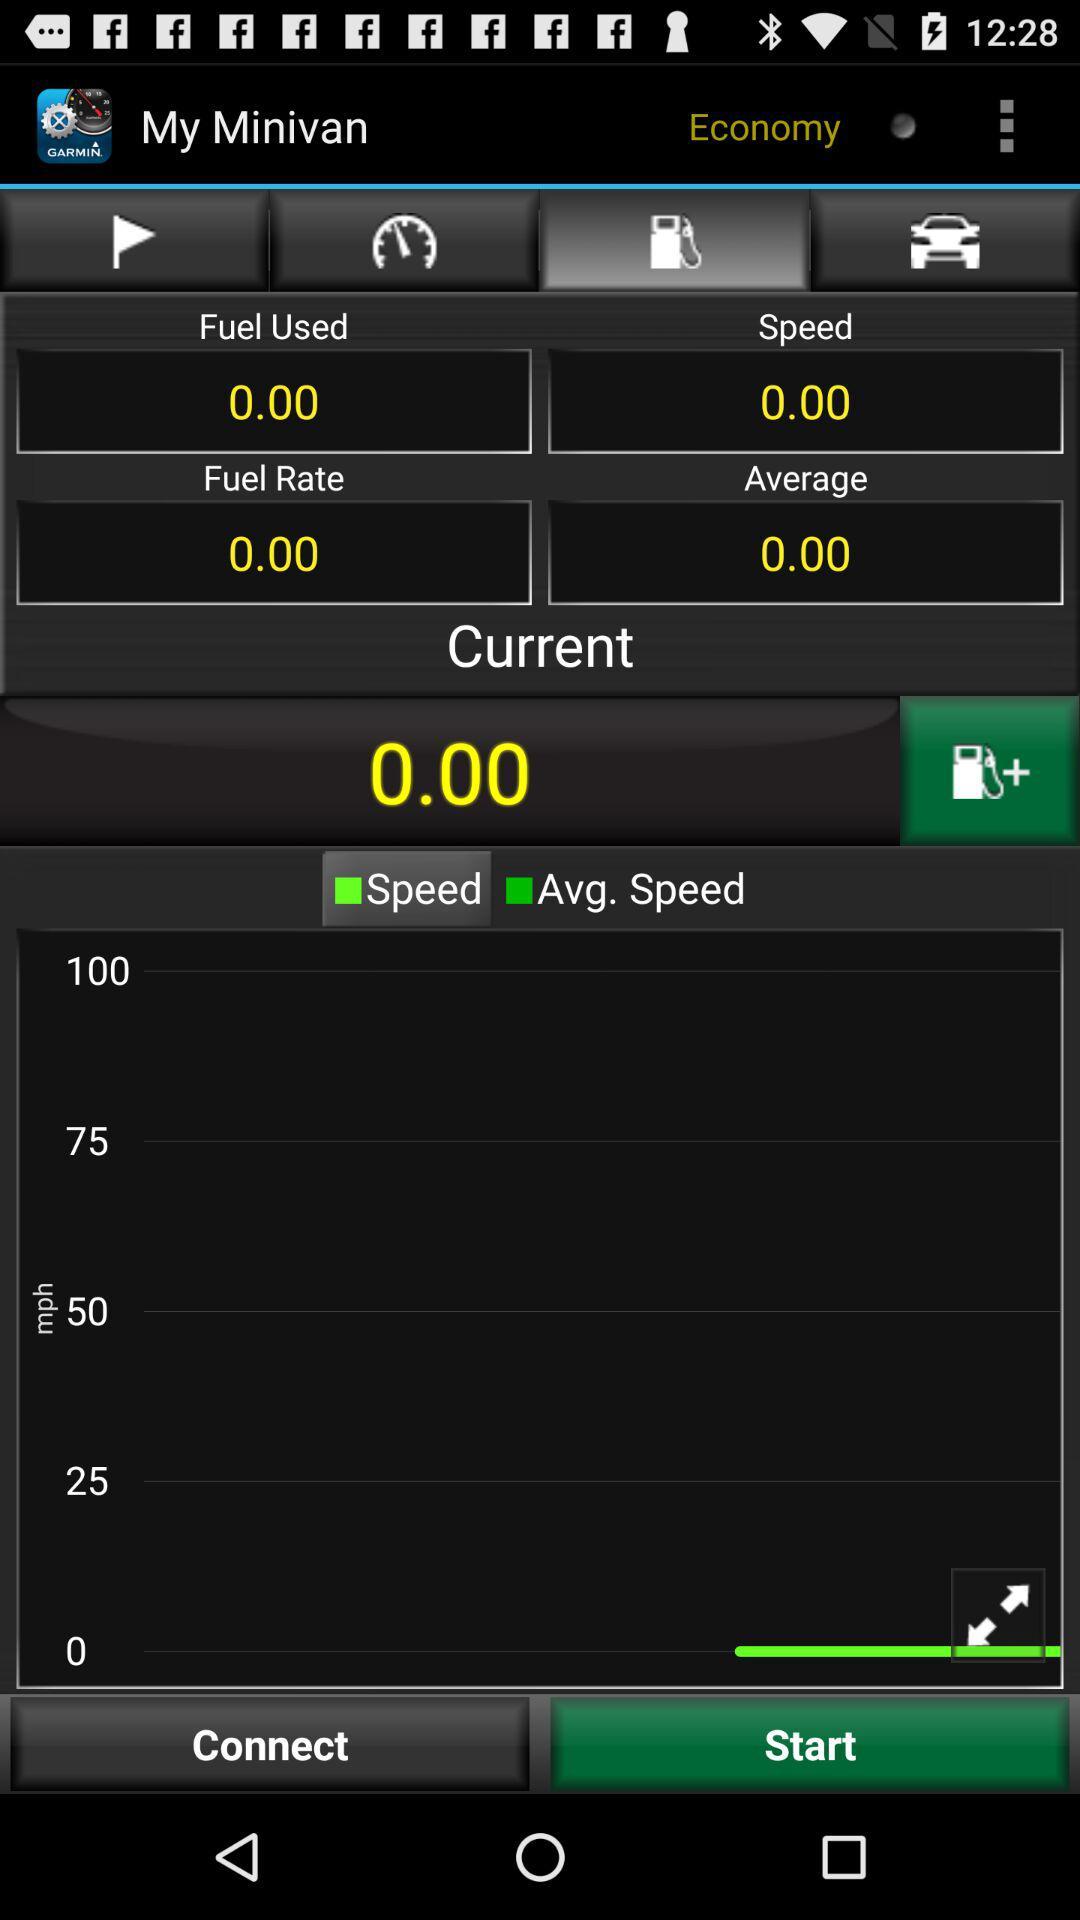 The height and width of the screenshot is (1920, 1080). I want to click on the fullscreen icon, so click(1011, 1741).